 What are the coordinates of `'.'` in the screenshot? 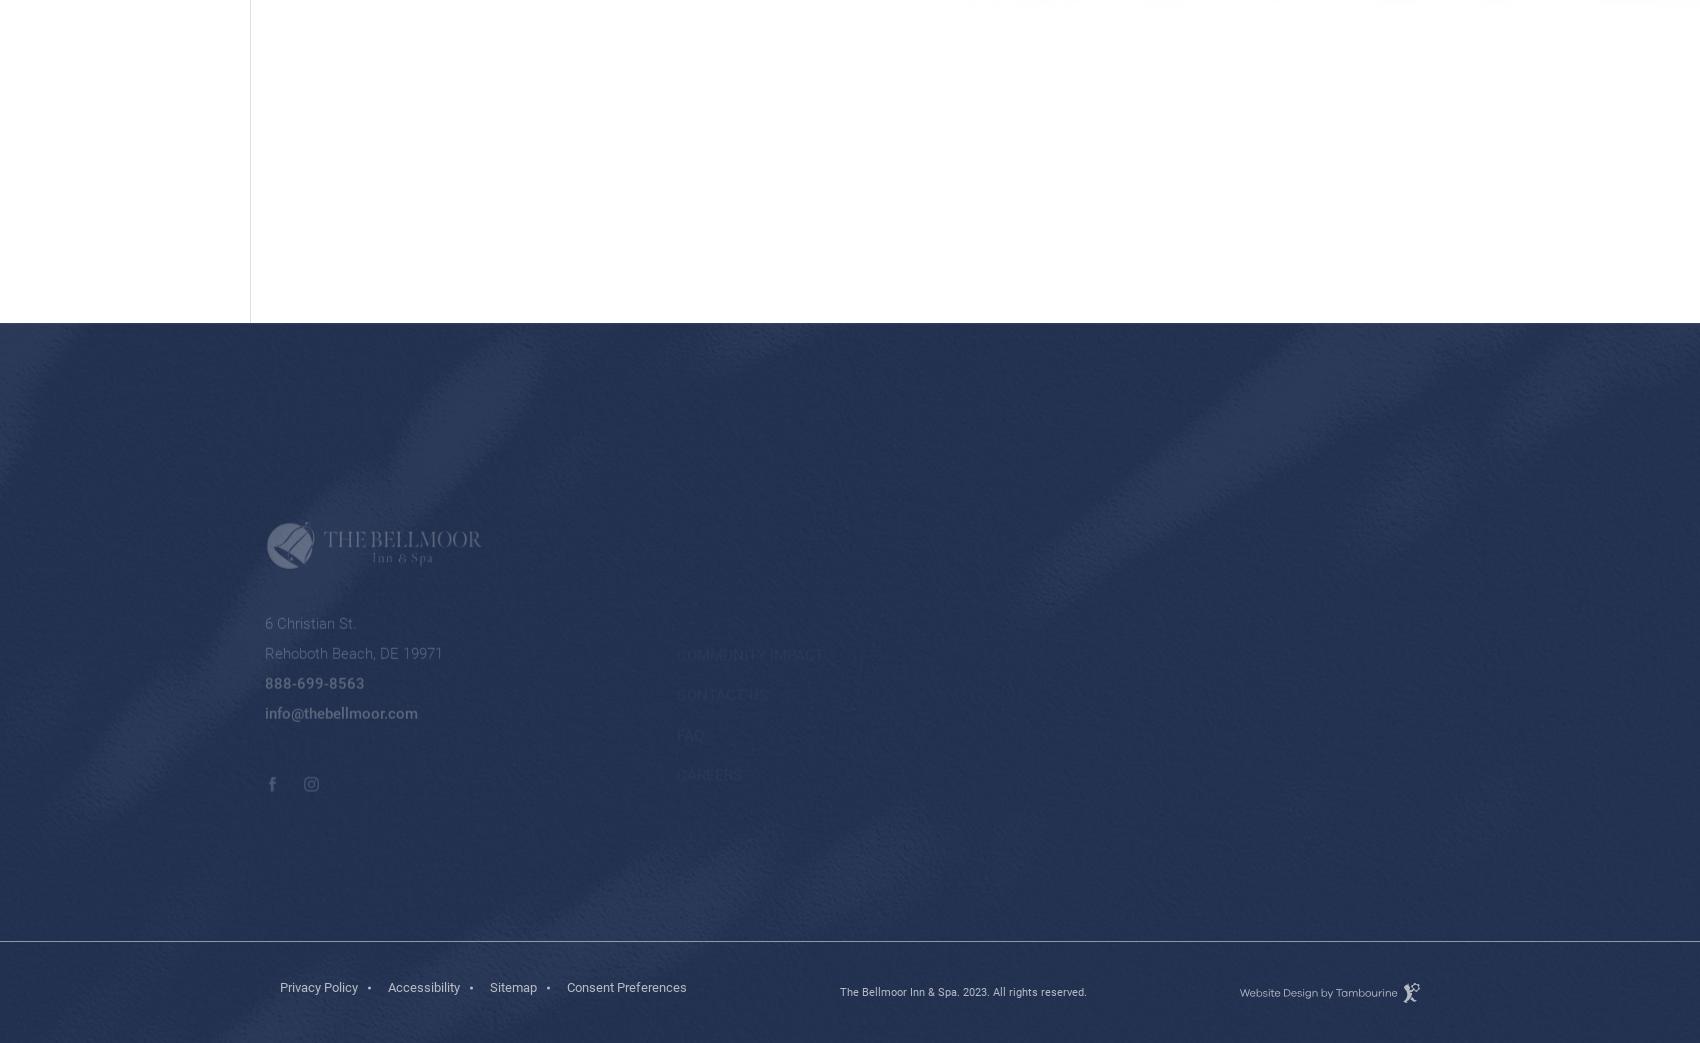 It's located at (1261, 756).